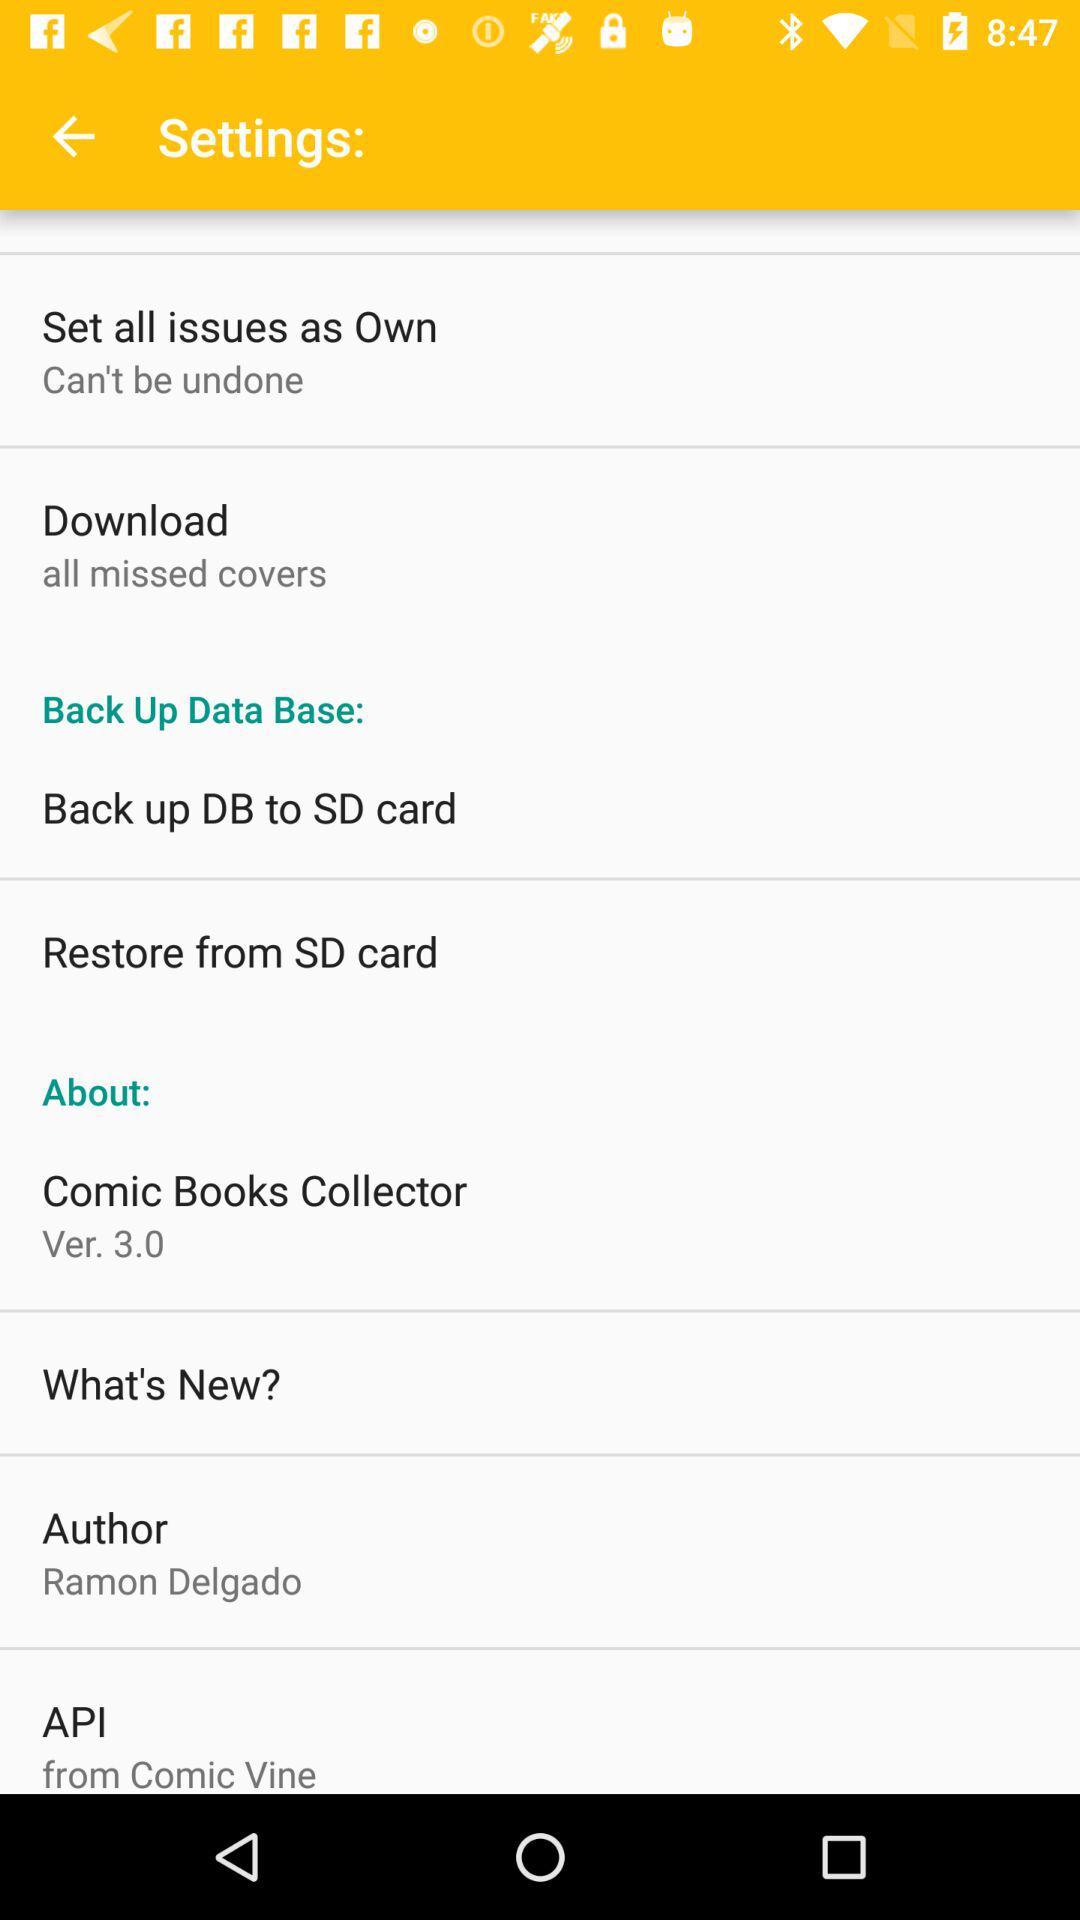  Describe the element at coordinates (171, 1579) in the screenshot. I see `the item below author item` at that location.